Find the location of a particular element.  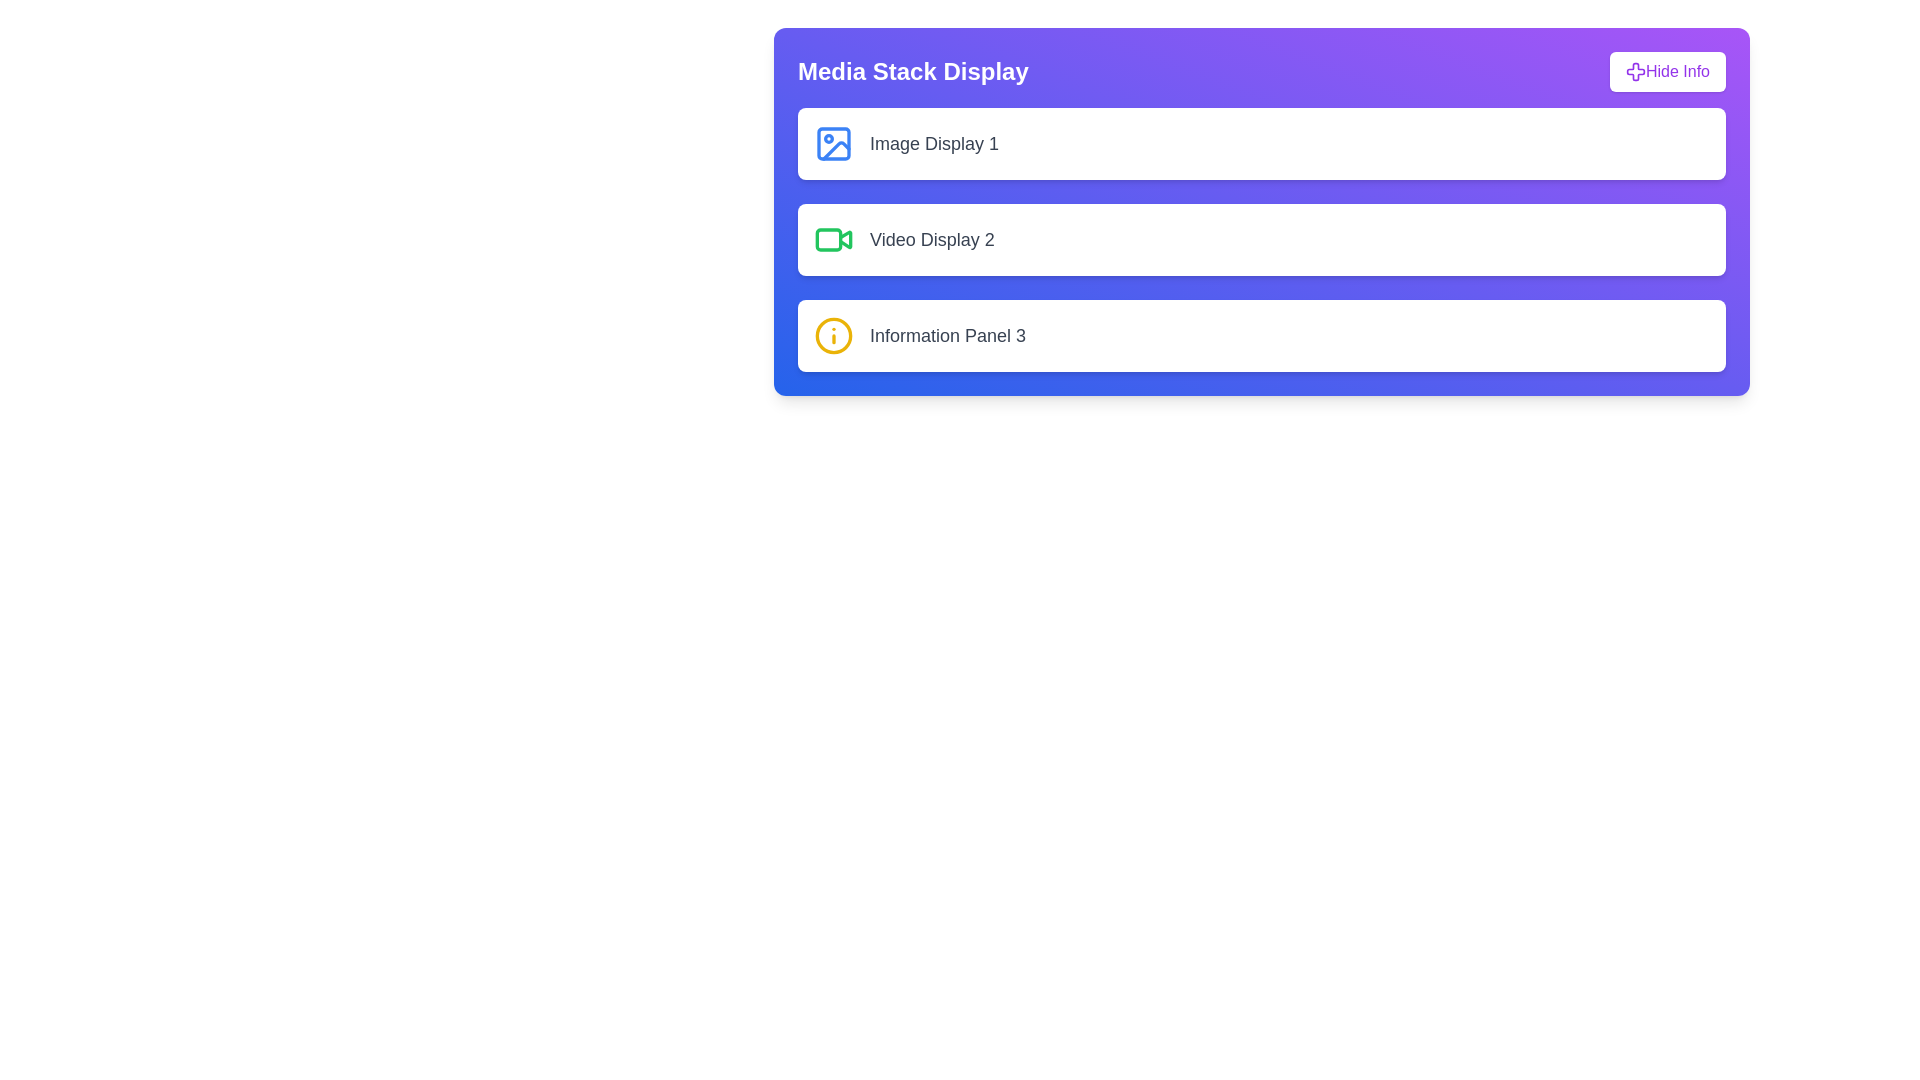

the video icon located to the left of 'Video Display 2' in the second entry of the 'Media Stack Display' list is located at coordinates (834, 238).